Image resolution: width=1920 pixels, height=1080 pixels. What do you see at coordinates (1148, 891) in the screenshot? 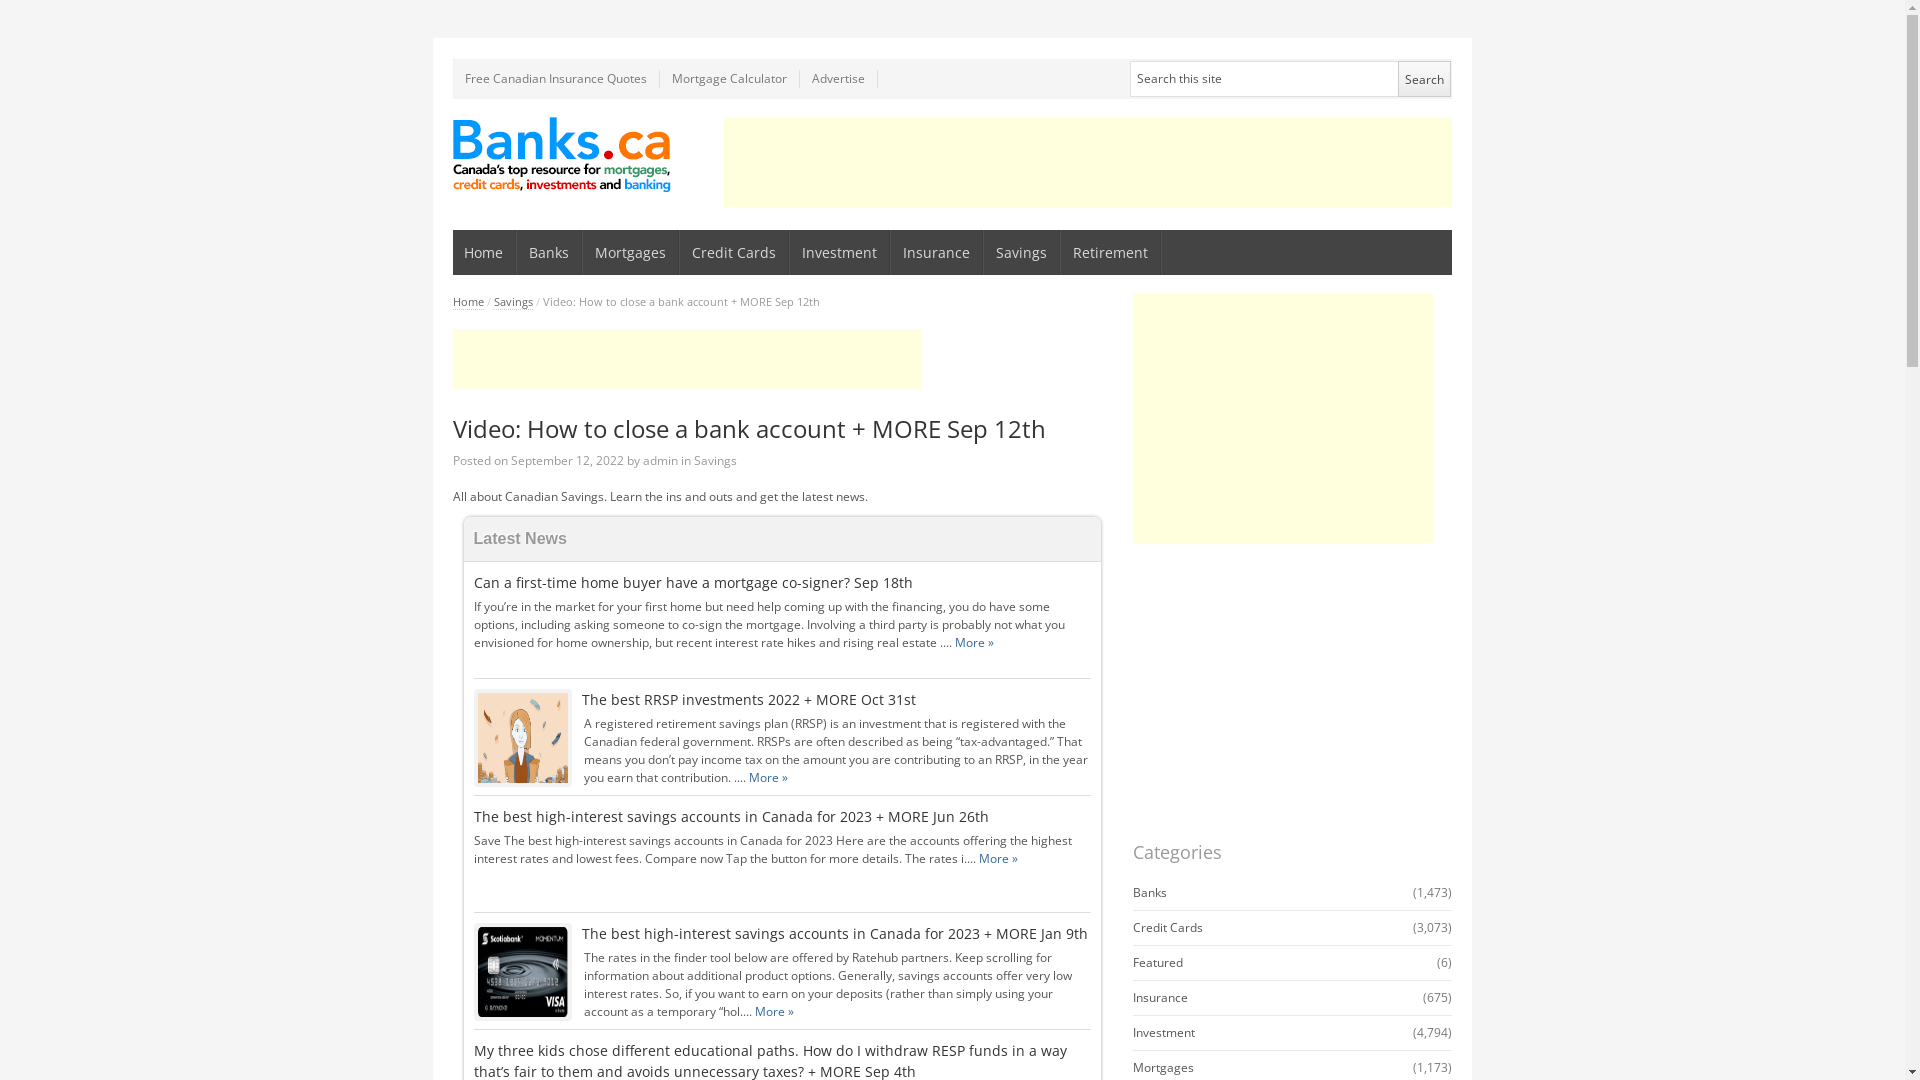
I see `'Banks'` at bounding box center [1148, 891].